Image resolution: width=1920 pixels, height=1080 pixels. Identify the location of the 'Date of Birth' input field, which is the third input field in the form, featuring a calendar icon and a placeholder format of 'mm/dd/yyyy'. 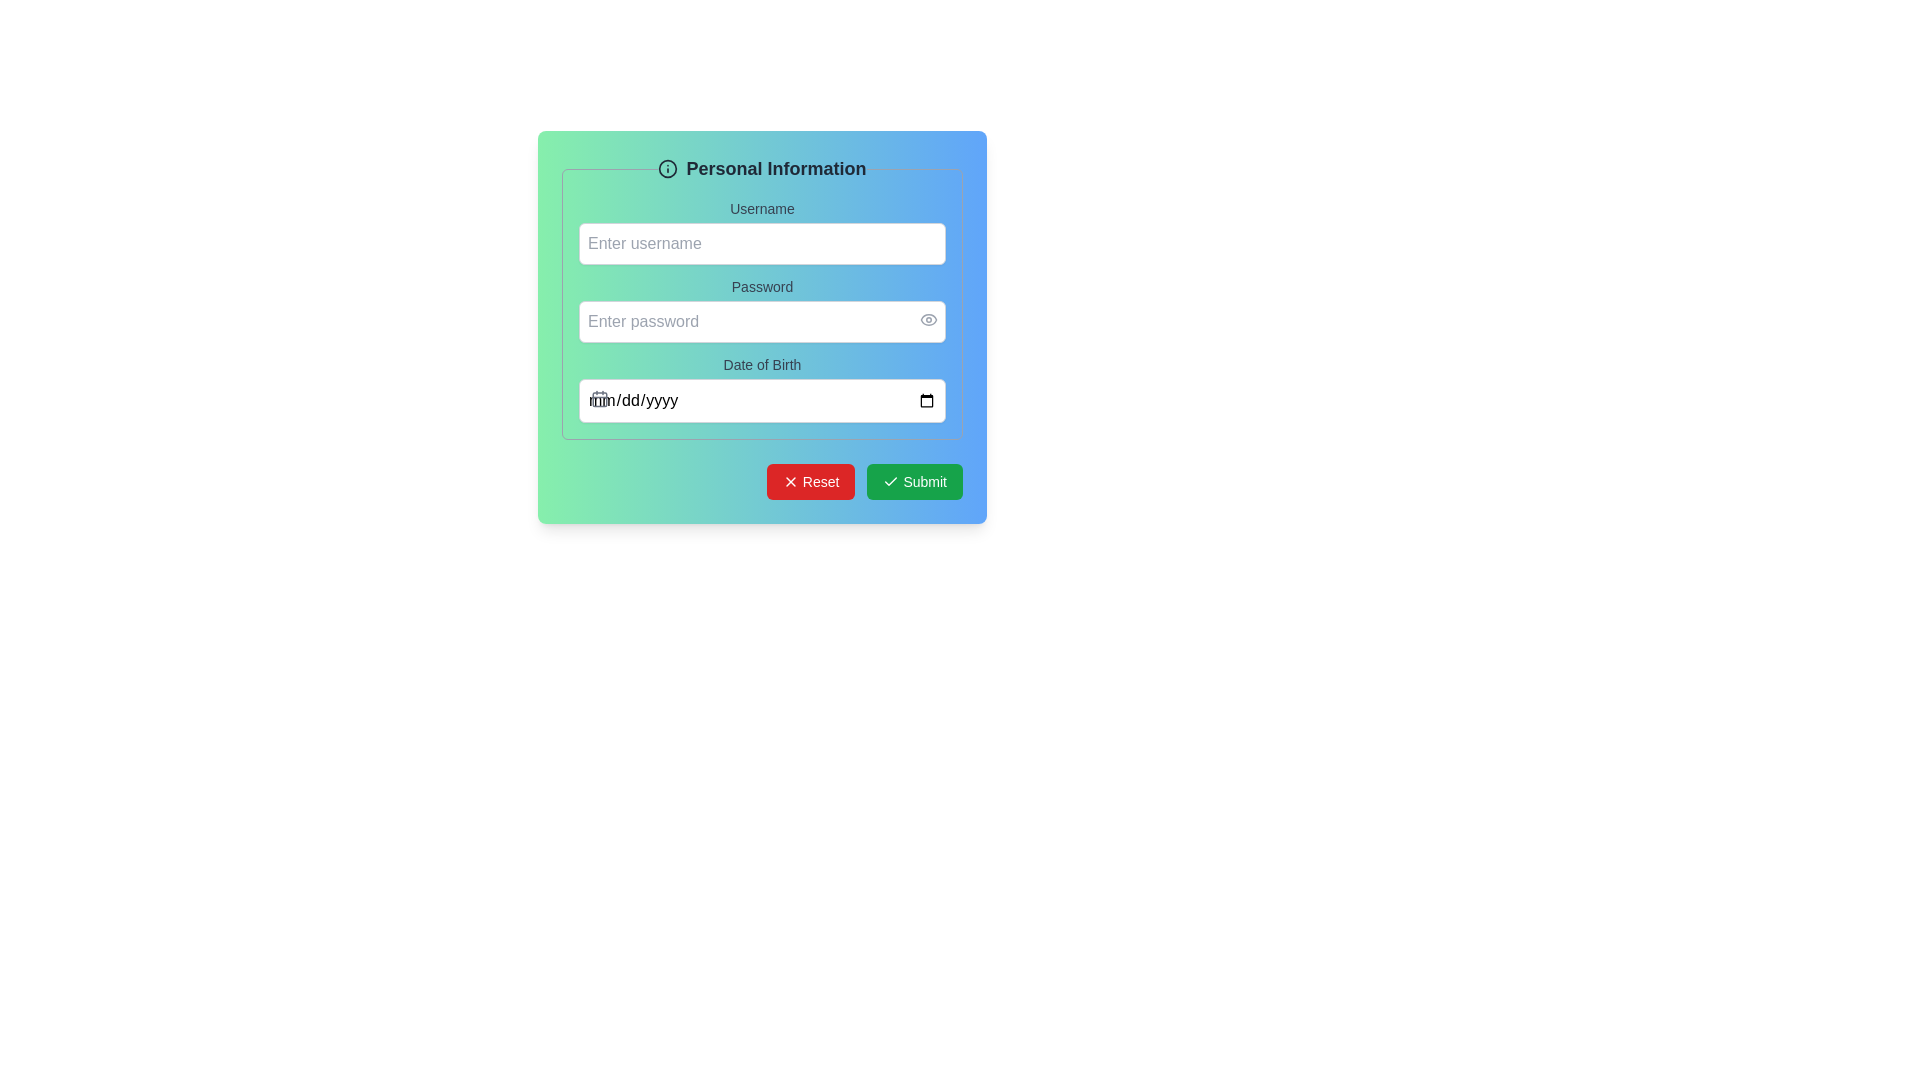
(761, 389).